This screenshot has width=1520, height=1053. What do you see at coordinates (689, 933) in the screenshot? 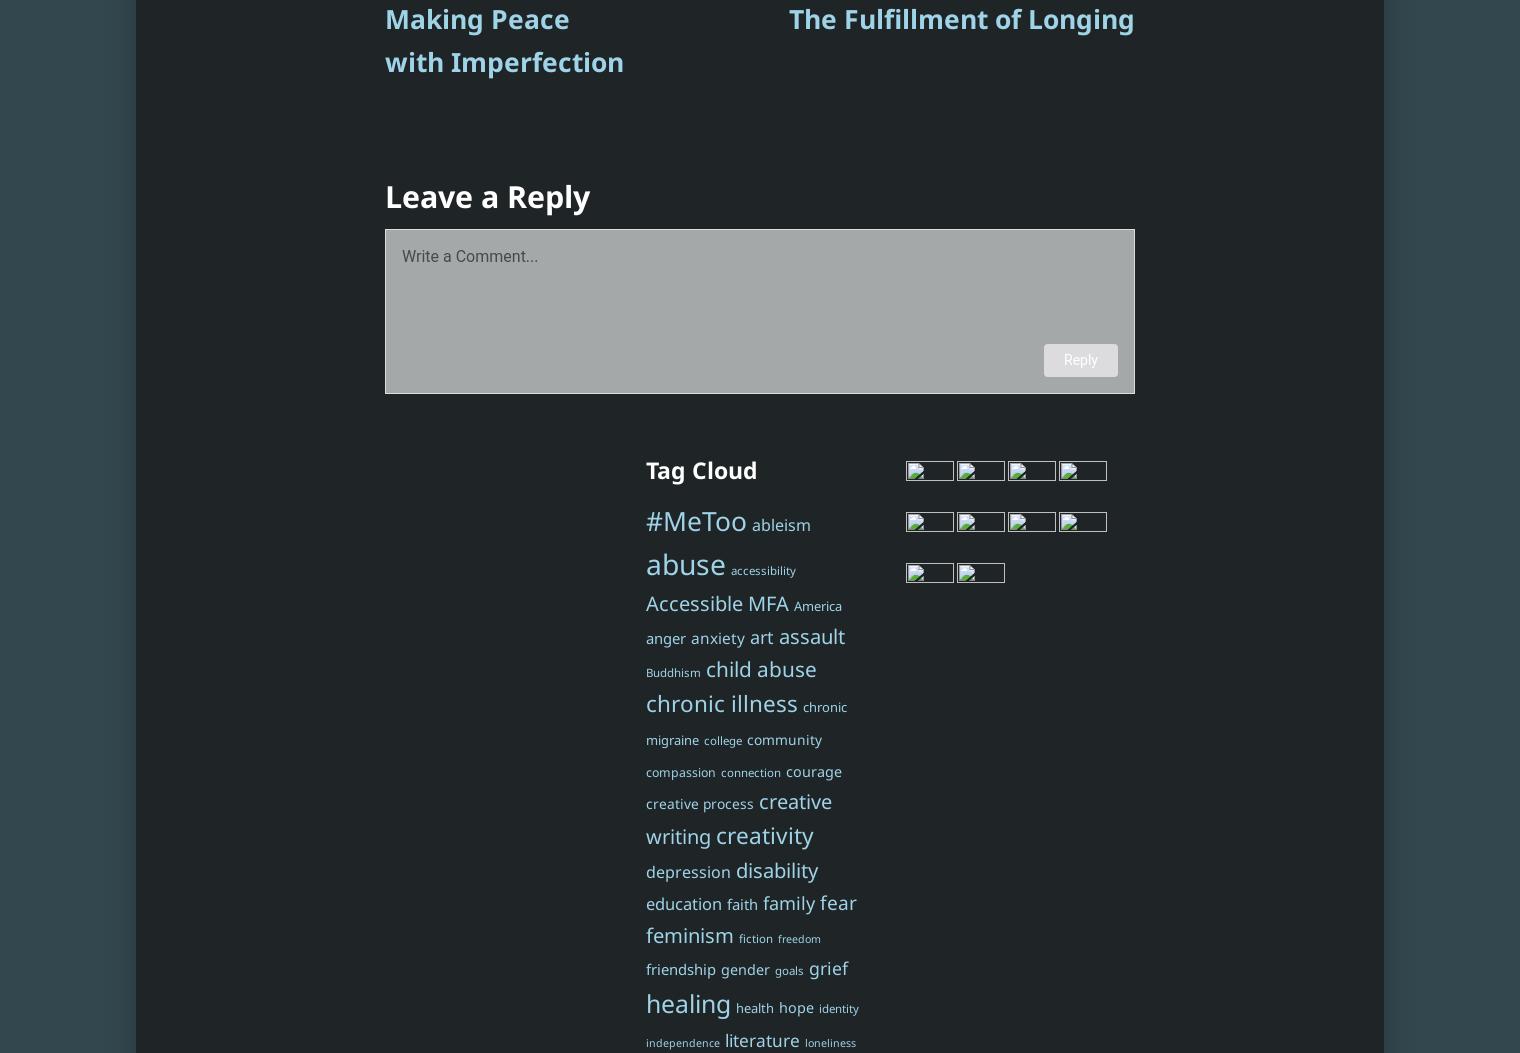
I see `'feminism'` at bounding box center [689, 933].